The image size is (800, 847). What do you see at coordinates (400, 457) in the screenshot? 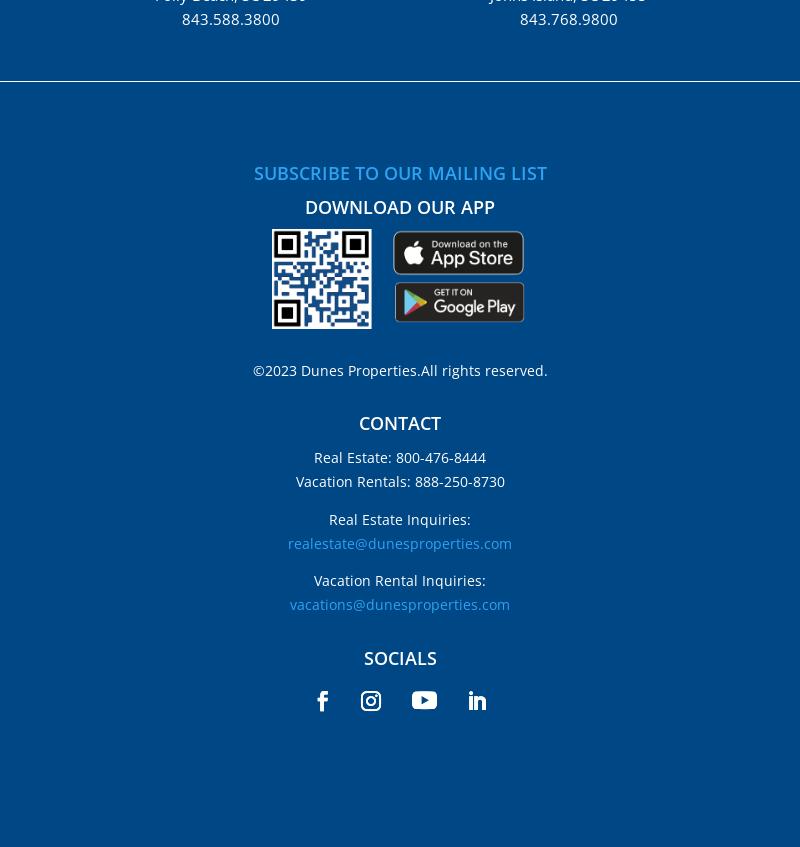
I see `'Real Estate: 800-476-8444'` at bounding box center [400, 457].